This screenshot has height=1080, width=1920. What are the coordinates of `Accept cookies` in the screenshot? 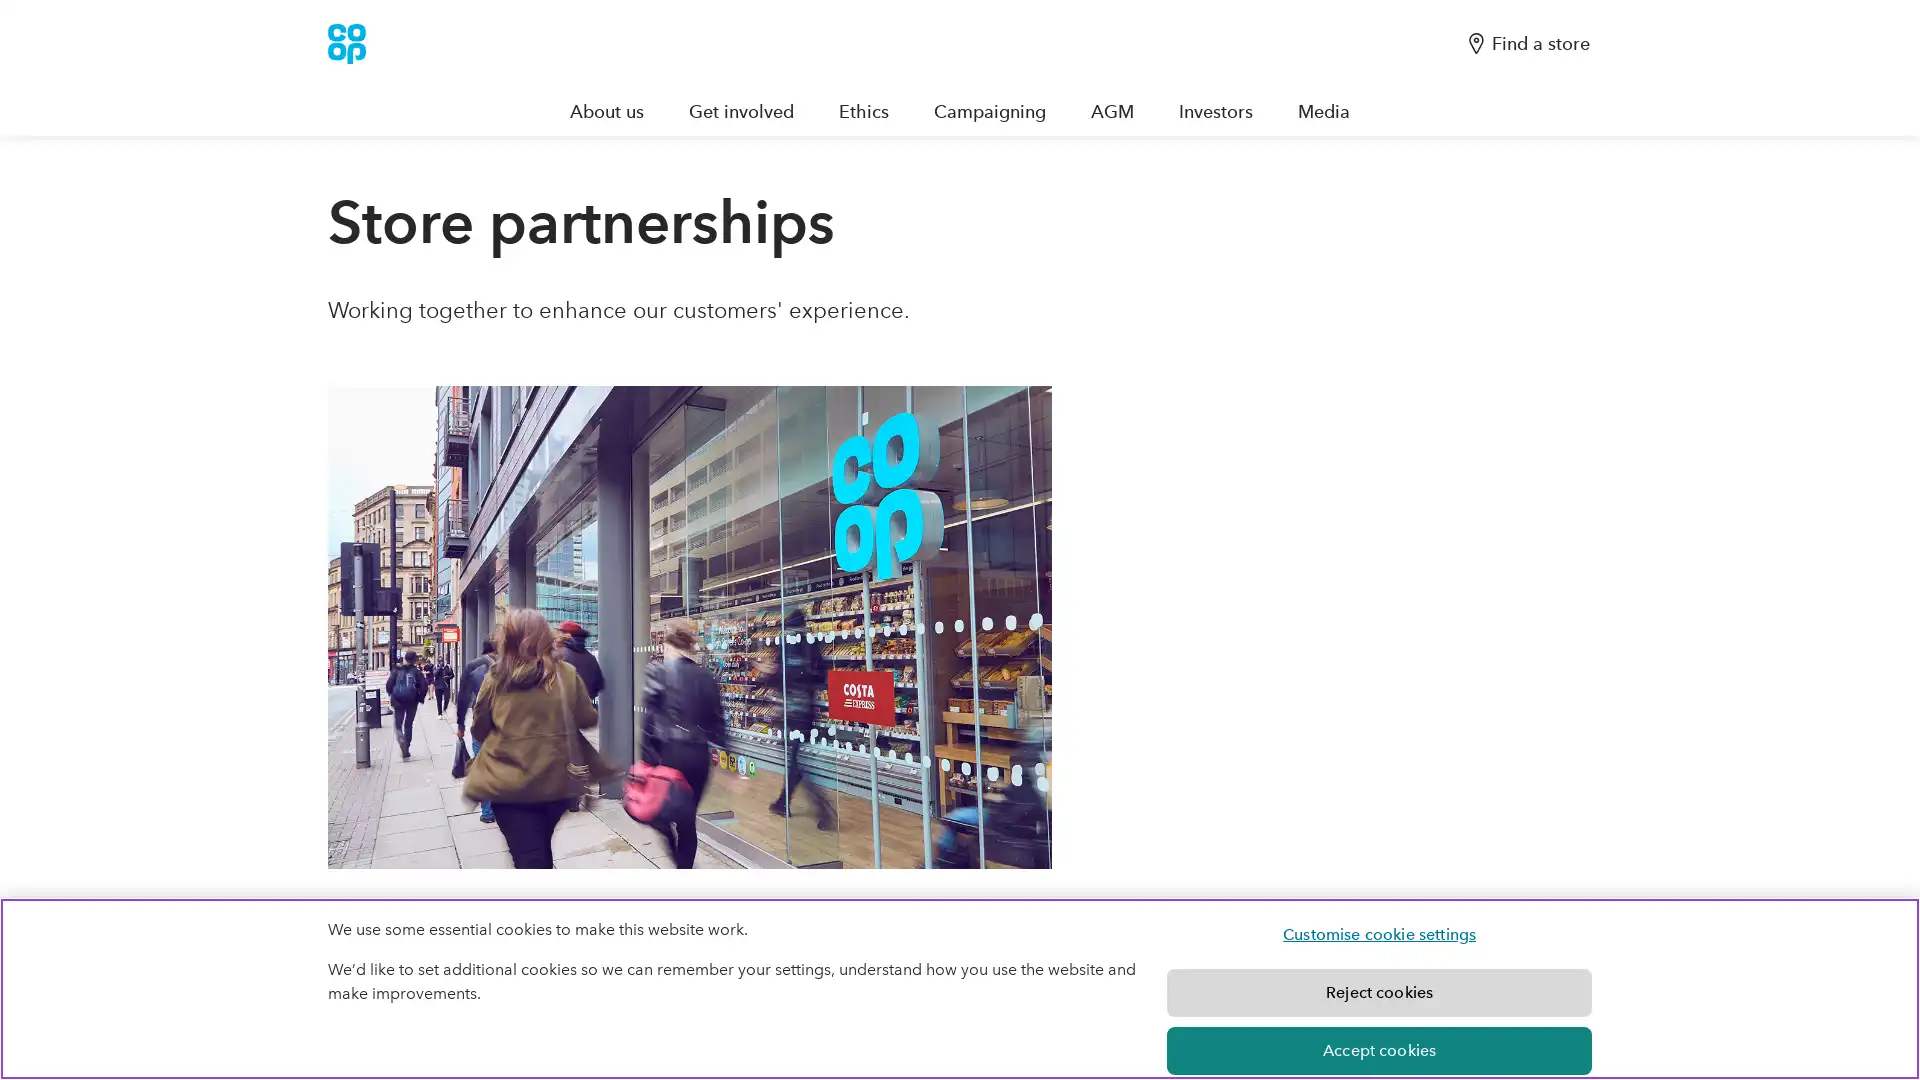 It's located at (1377, 1049).